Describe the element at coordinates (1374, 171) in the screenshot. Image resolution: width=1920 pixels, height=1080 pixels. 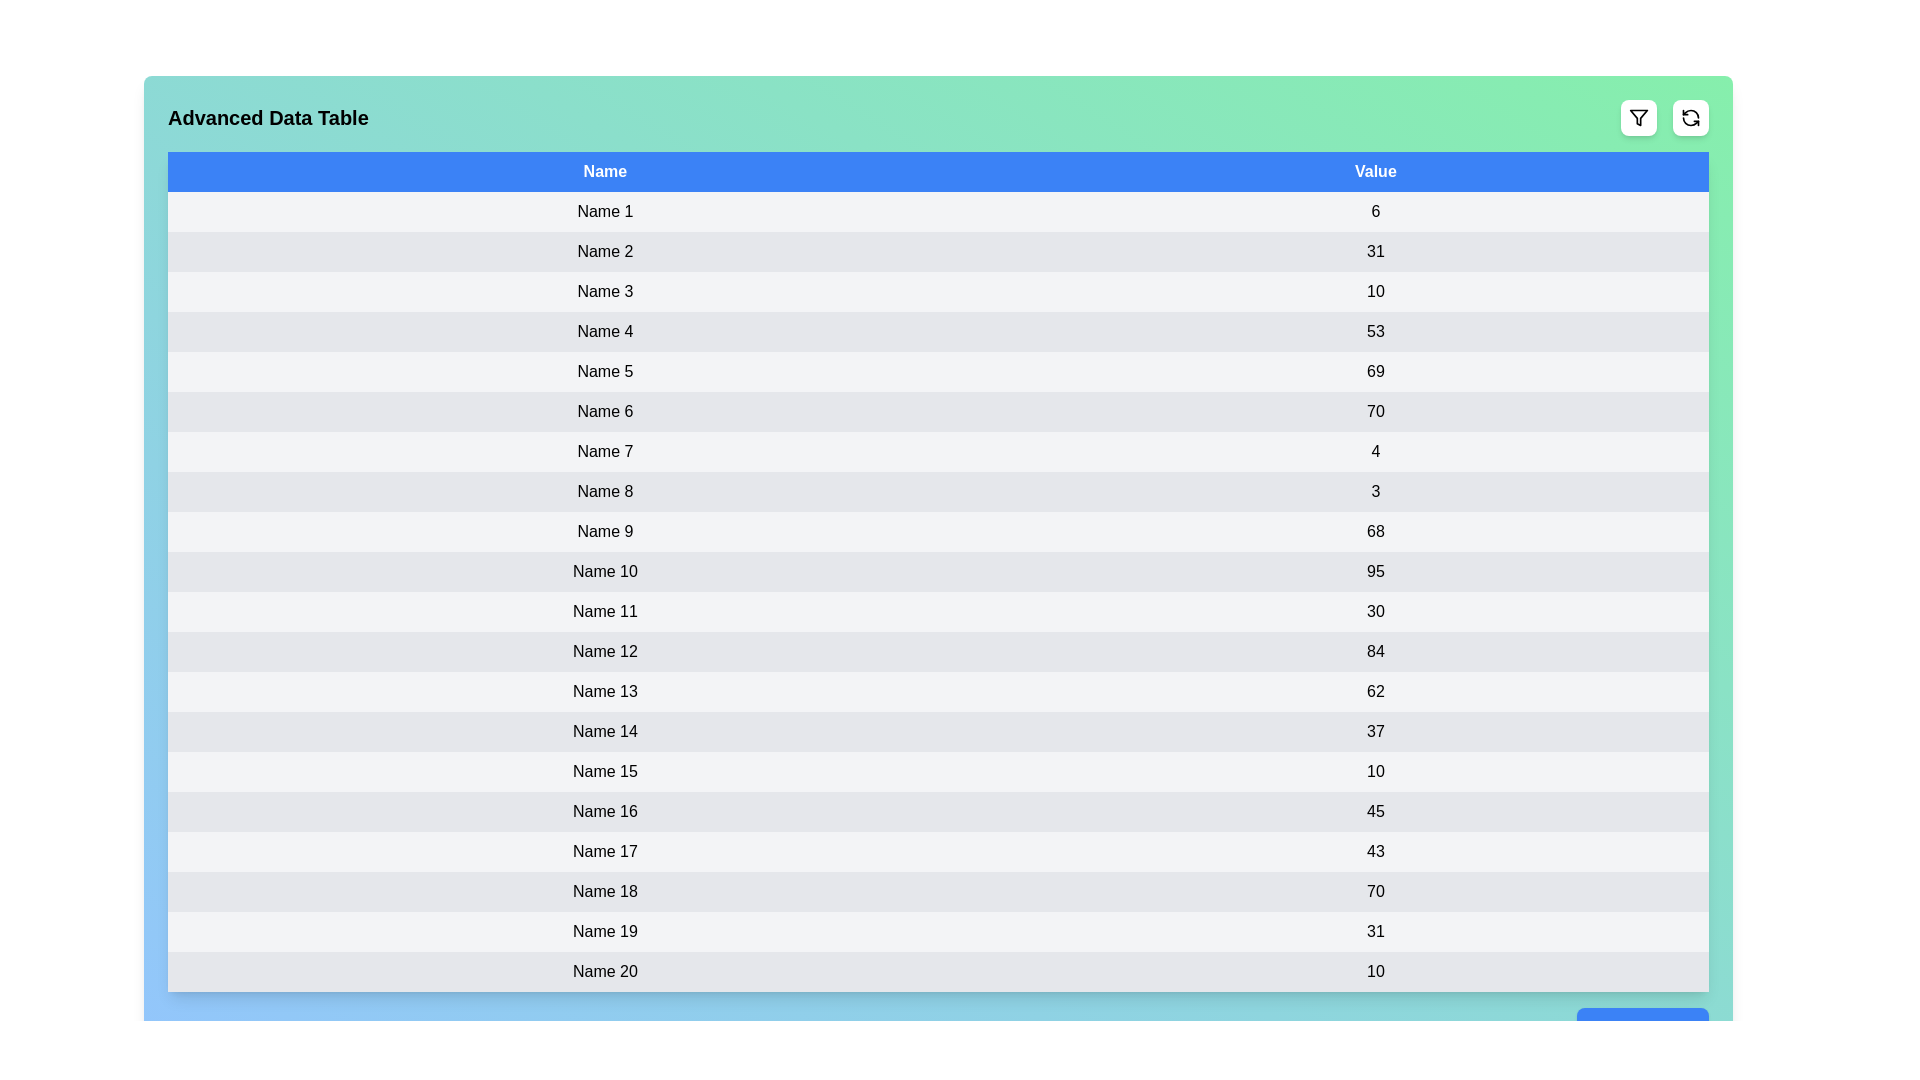
I see `the column header 'Value' to sort the table by that column` at that location.